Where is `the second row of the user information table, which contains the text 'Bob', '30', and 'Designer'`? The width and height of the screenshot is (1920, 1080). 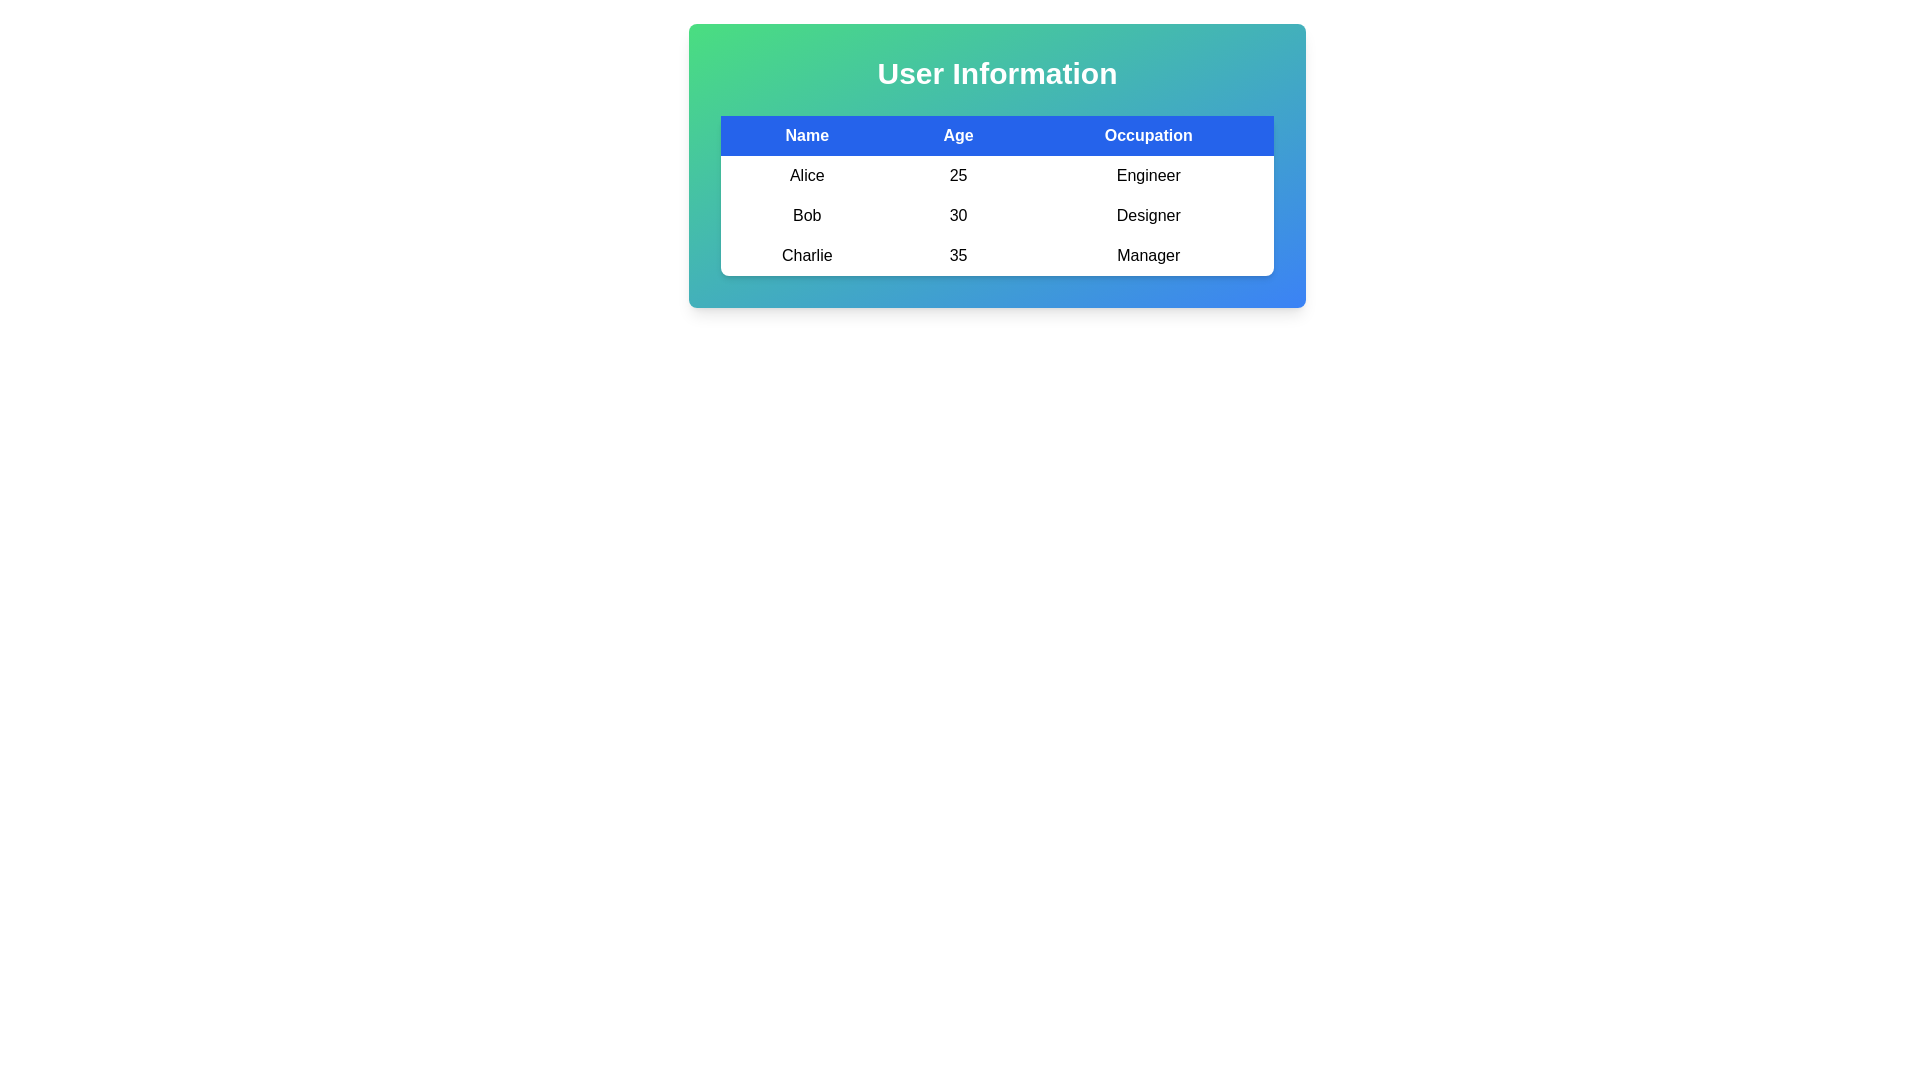 the second row of the user information table, which contains the text 'Bob', '30', and 'Designer' is located at coordinates (997, 216).